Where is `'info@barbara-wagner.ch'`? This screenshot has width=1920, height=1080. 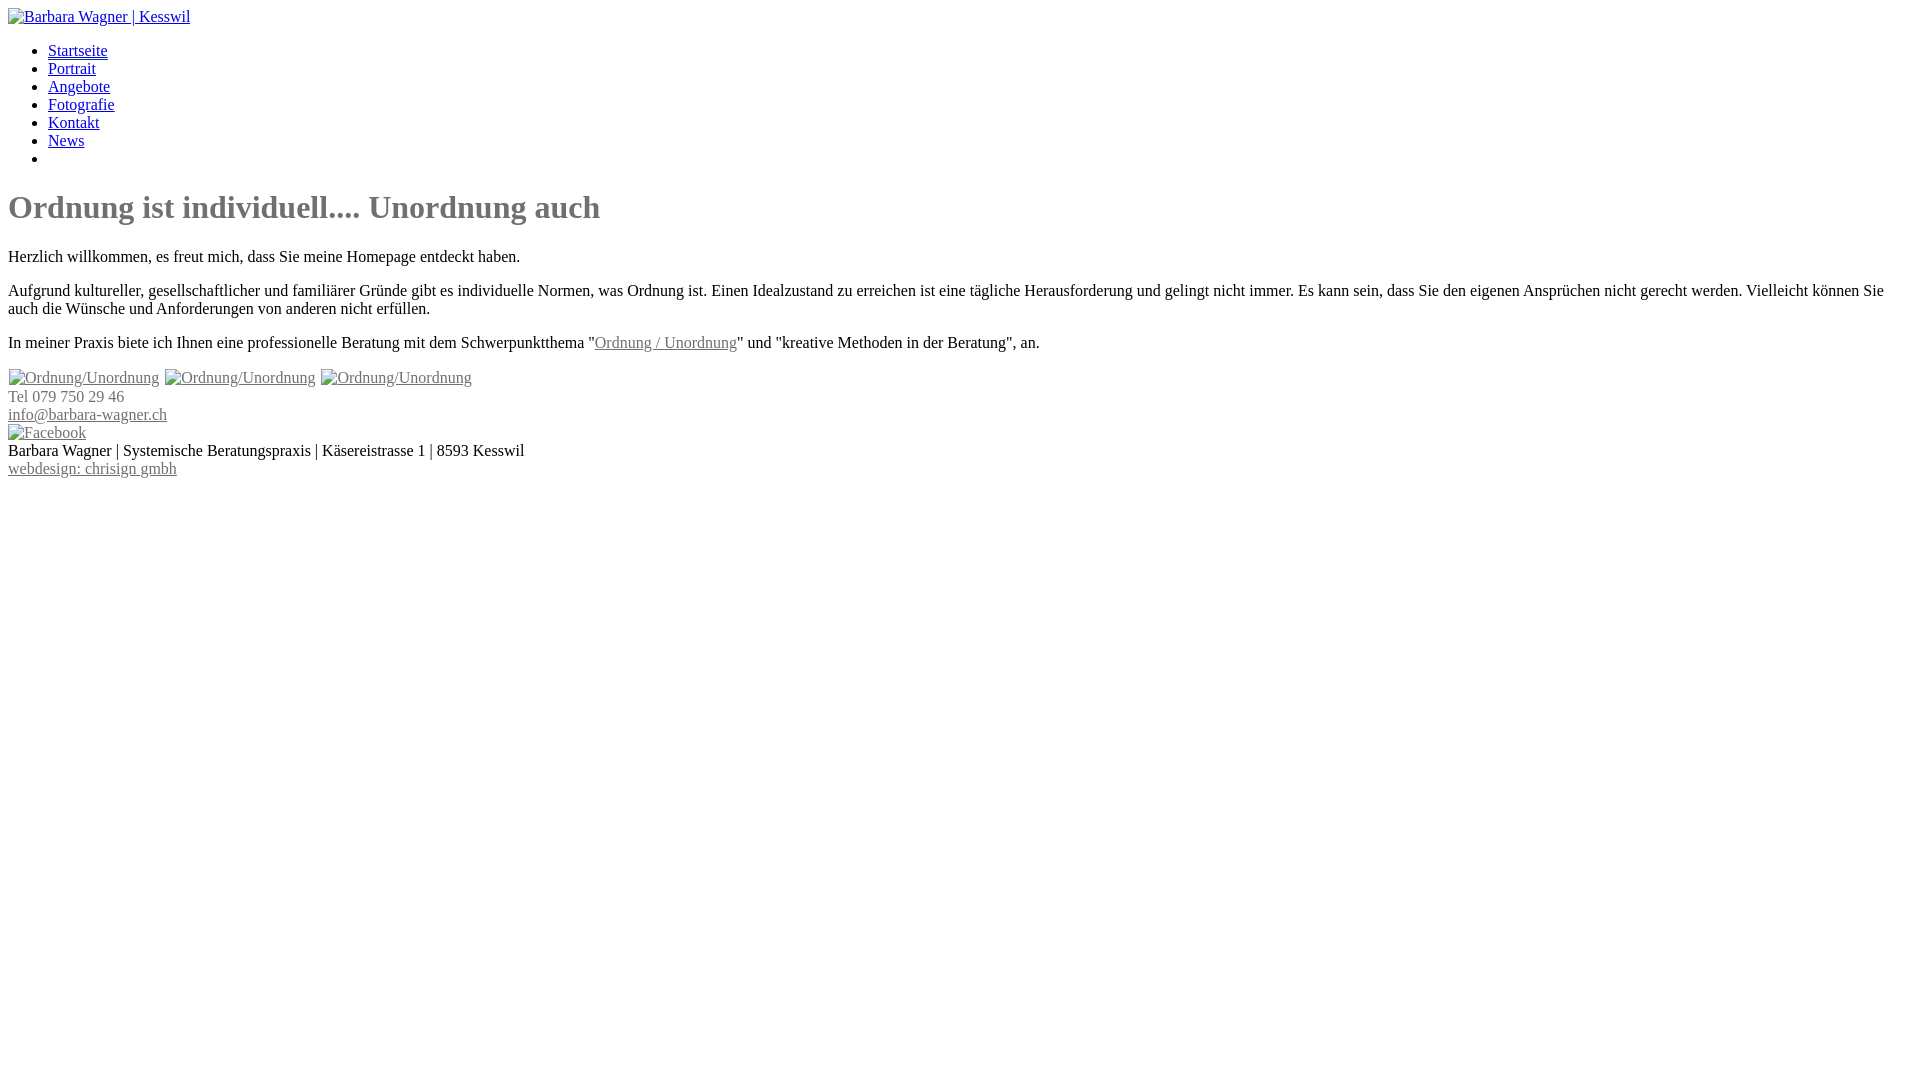
'info@barbara-wagner.ch' is located at coordinates (86, 413).